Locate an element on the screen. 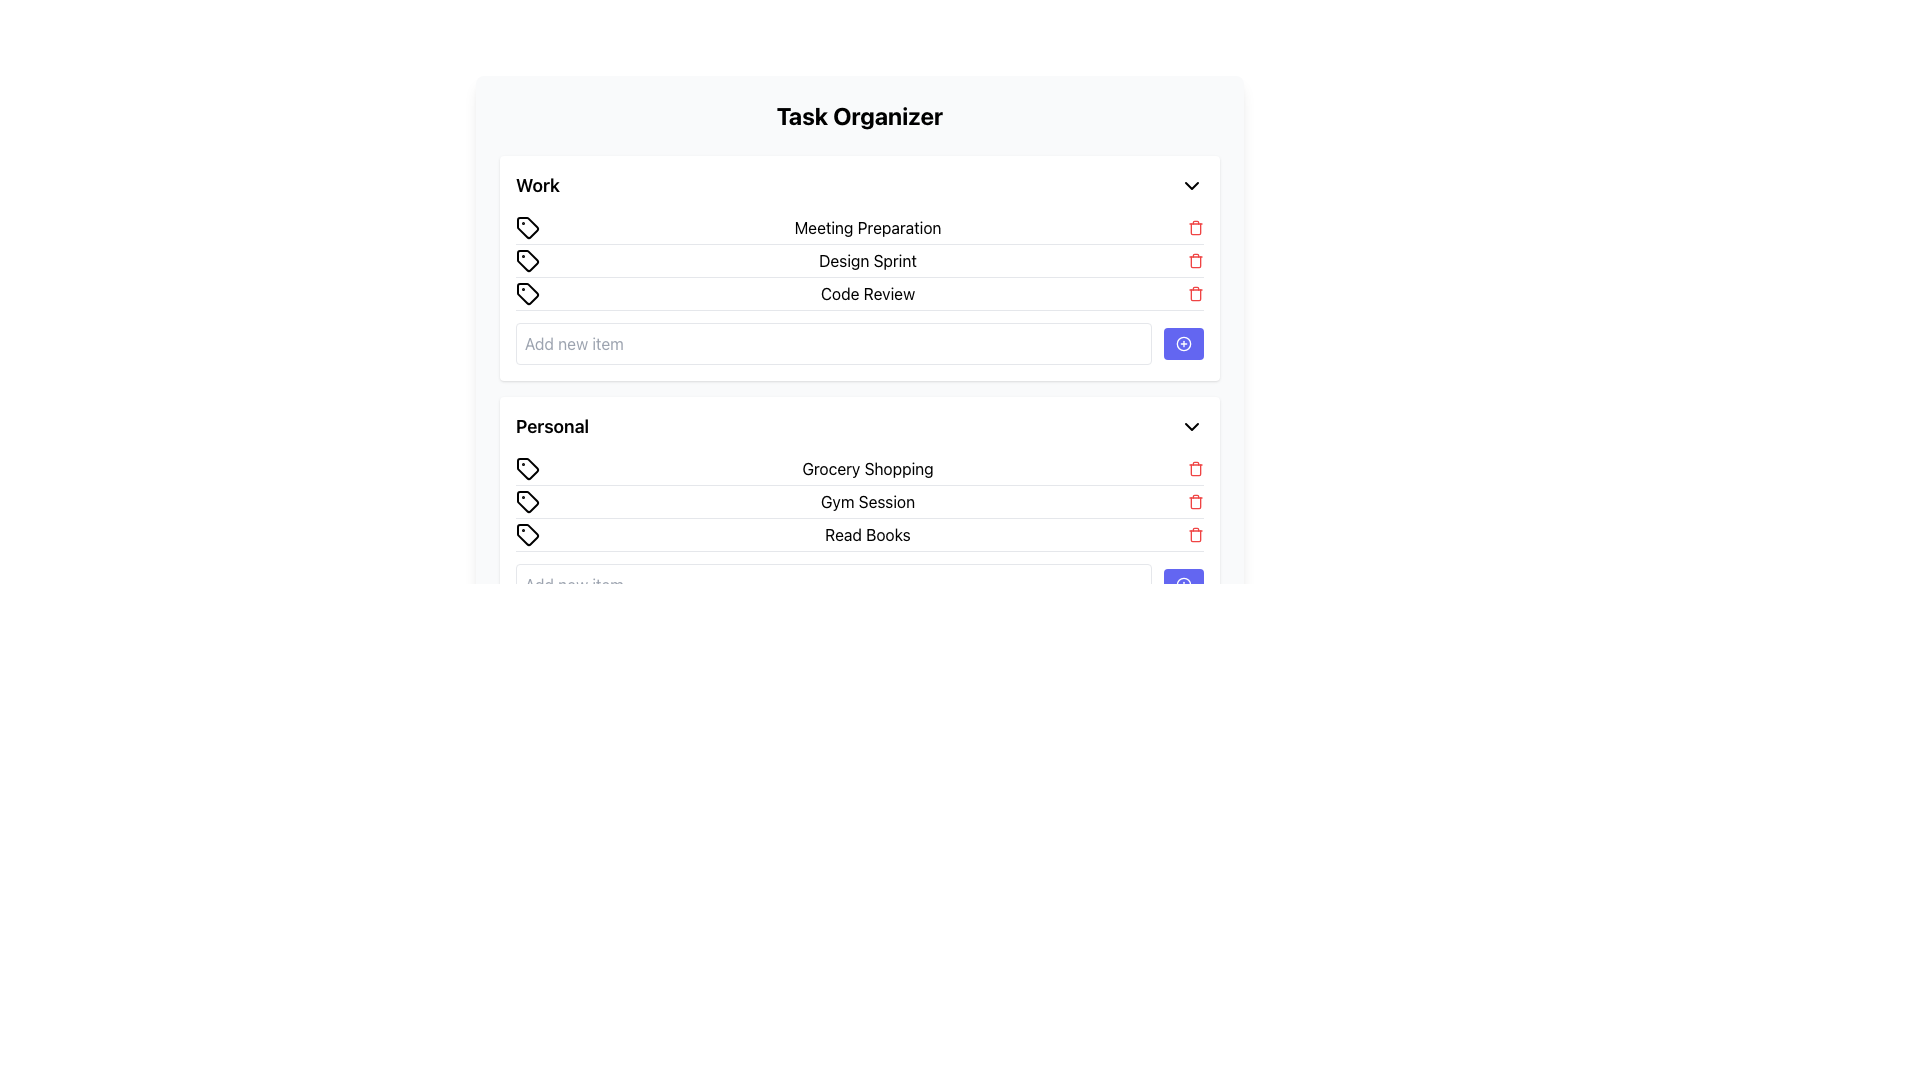  the small circular button with a vibrant indigo background and white text, located near the bottom-right corner of the input area is located at coordinates (1184, 585).